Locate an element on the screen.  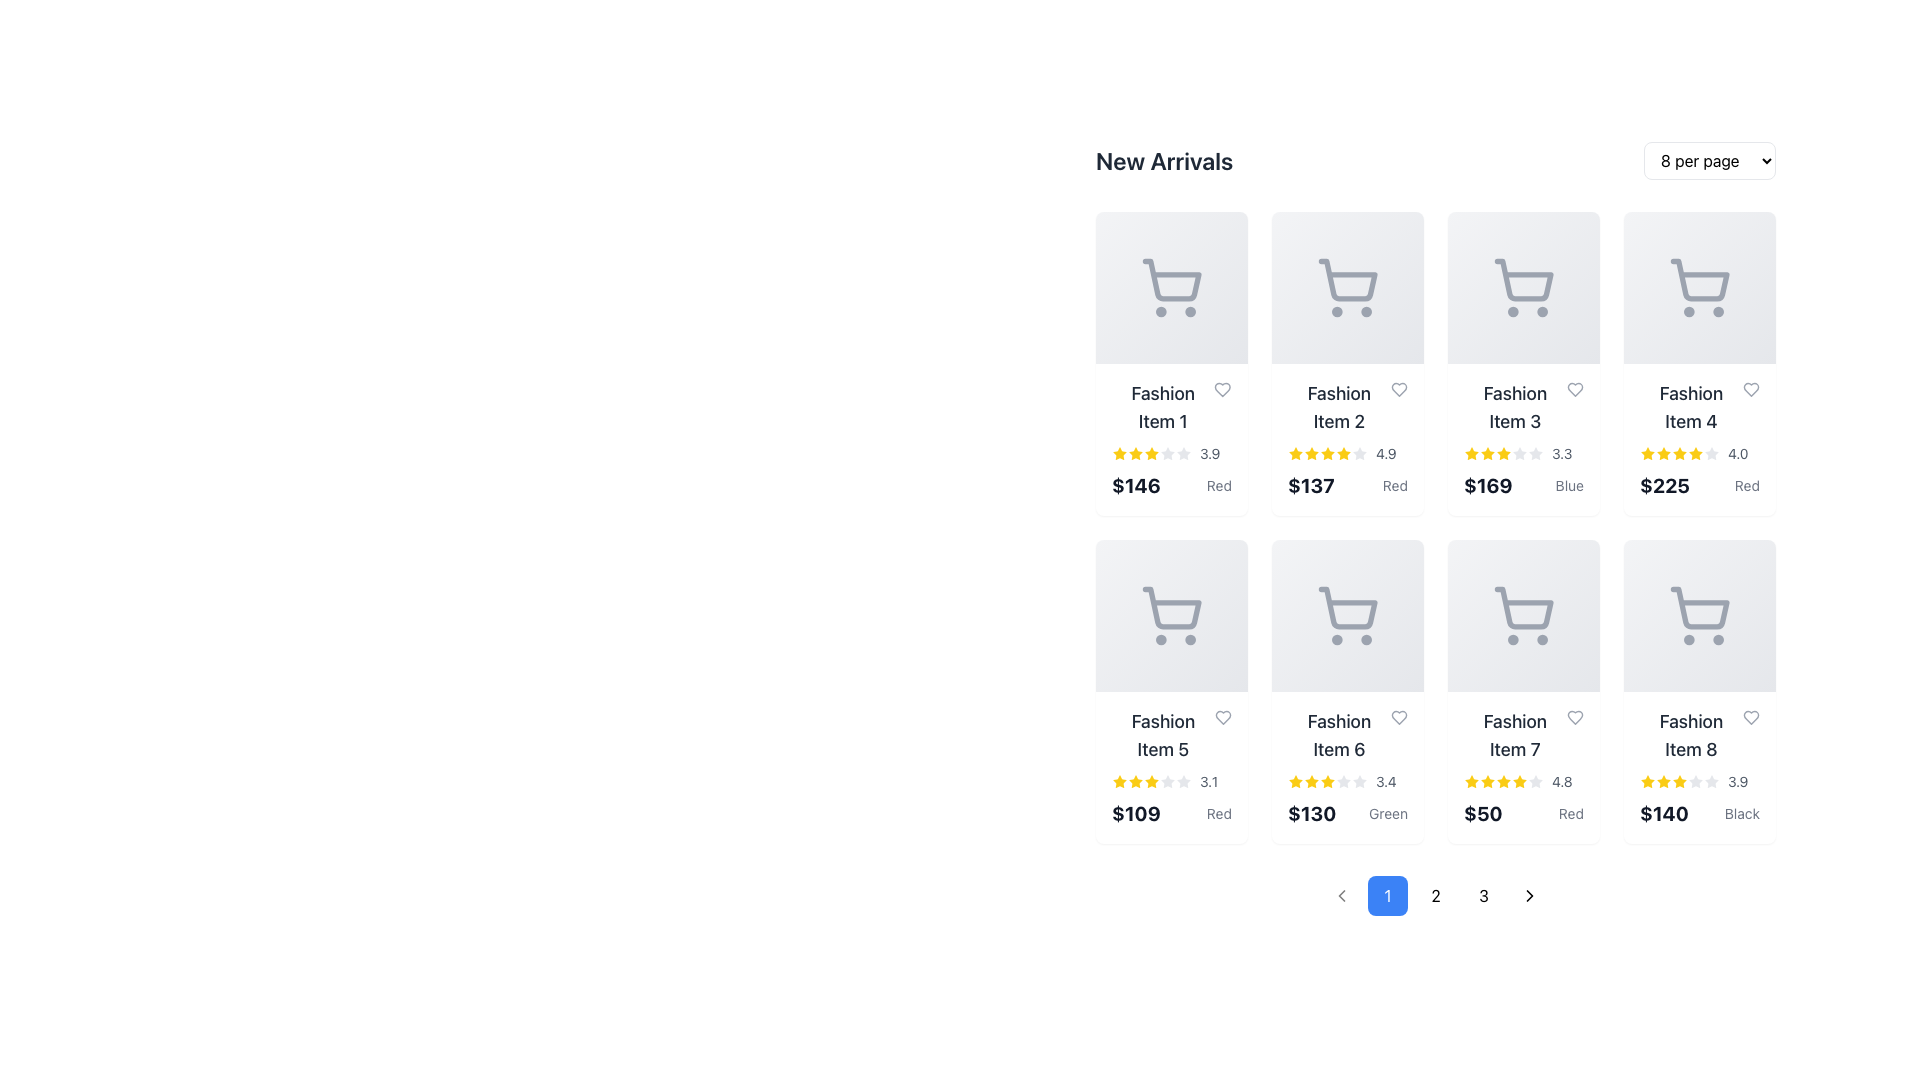
the yellow star icon representing the rating for 'Fashion Item 3' is located at coordinates (1488, 454).